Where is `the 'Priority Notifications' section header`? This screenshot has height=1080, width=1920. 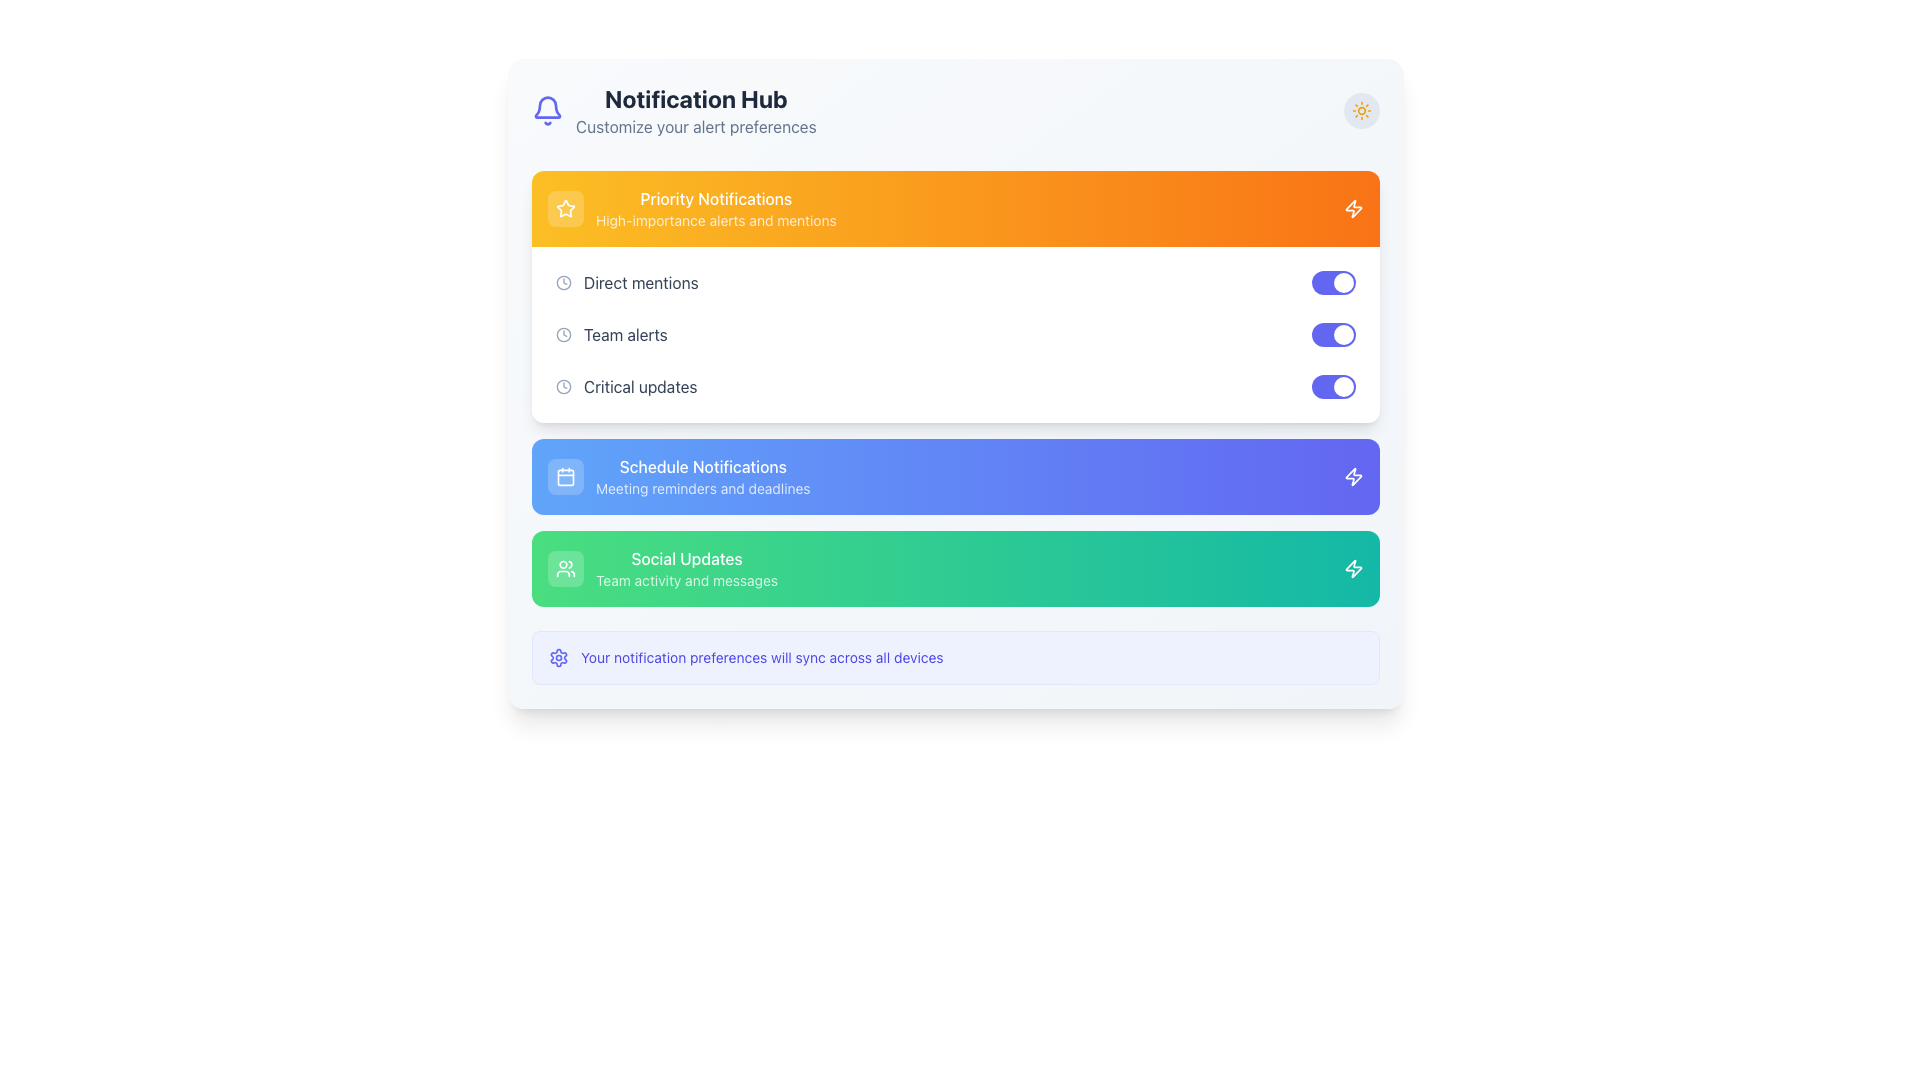 the 'Priority Notifications' section header is located at coordinates (692, 208).